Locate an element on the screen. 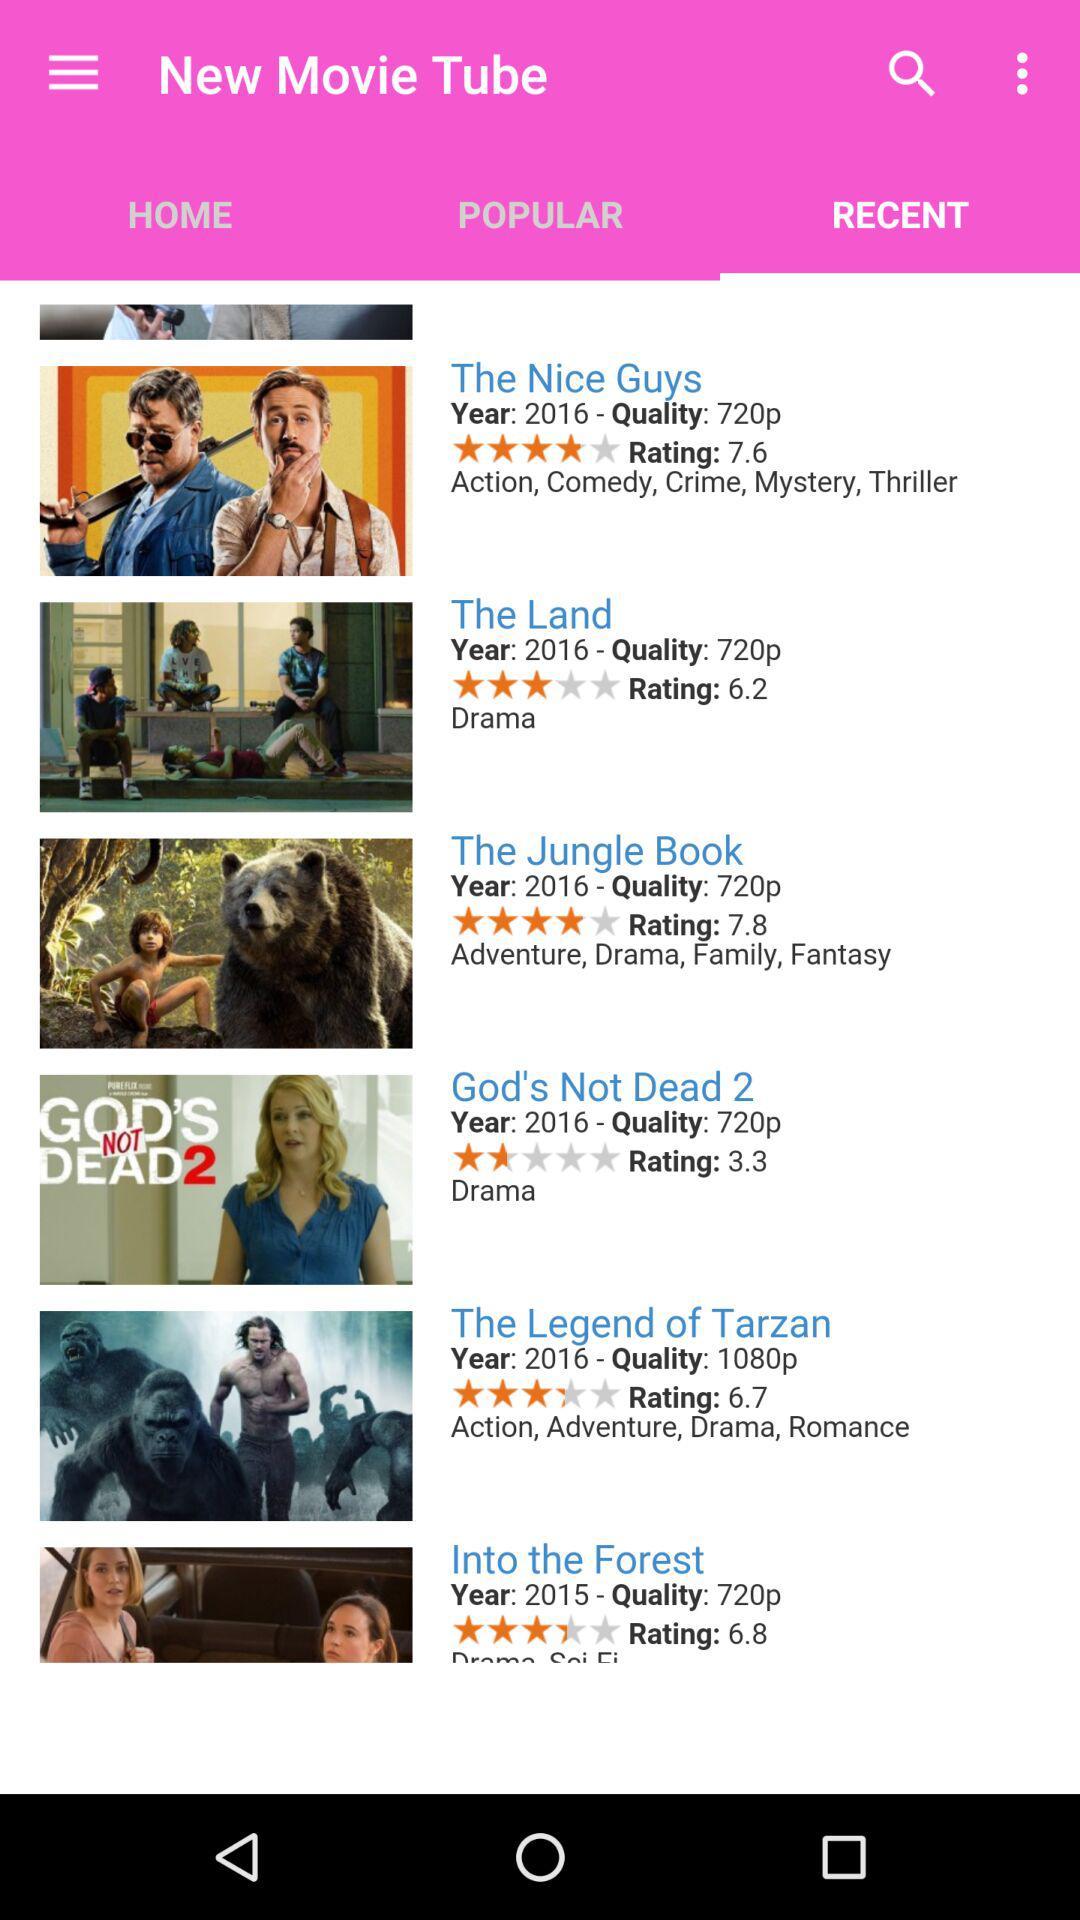  choose video to watch is located at coordinates (540, 970).